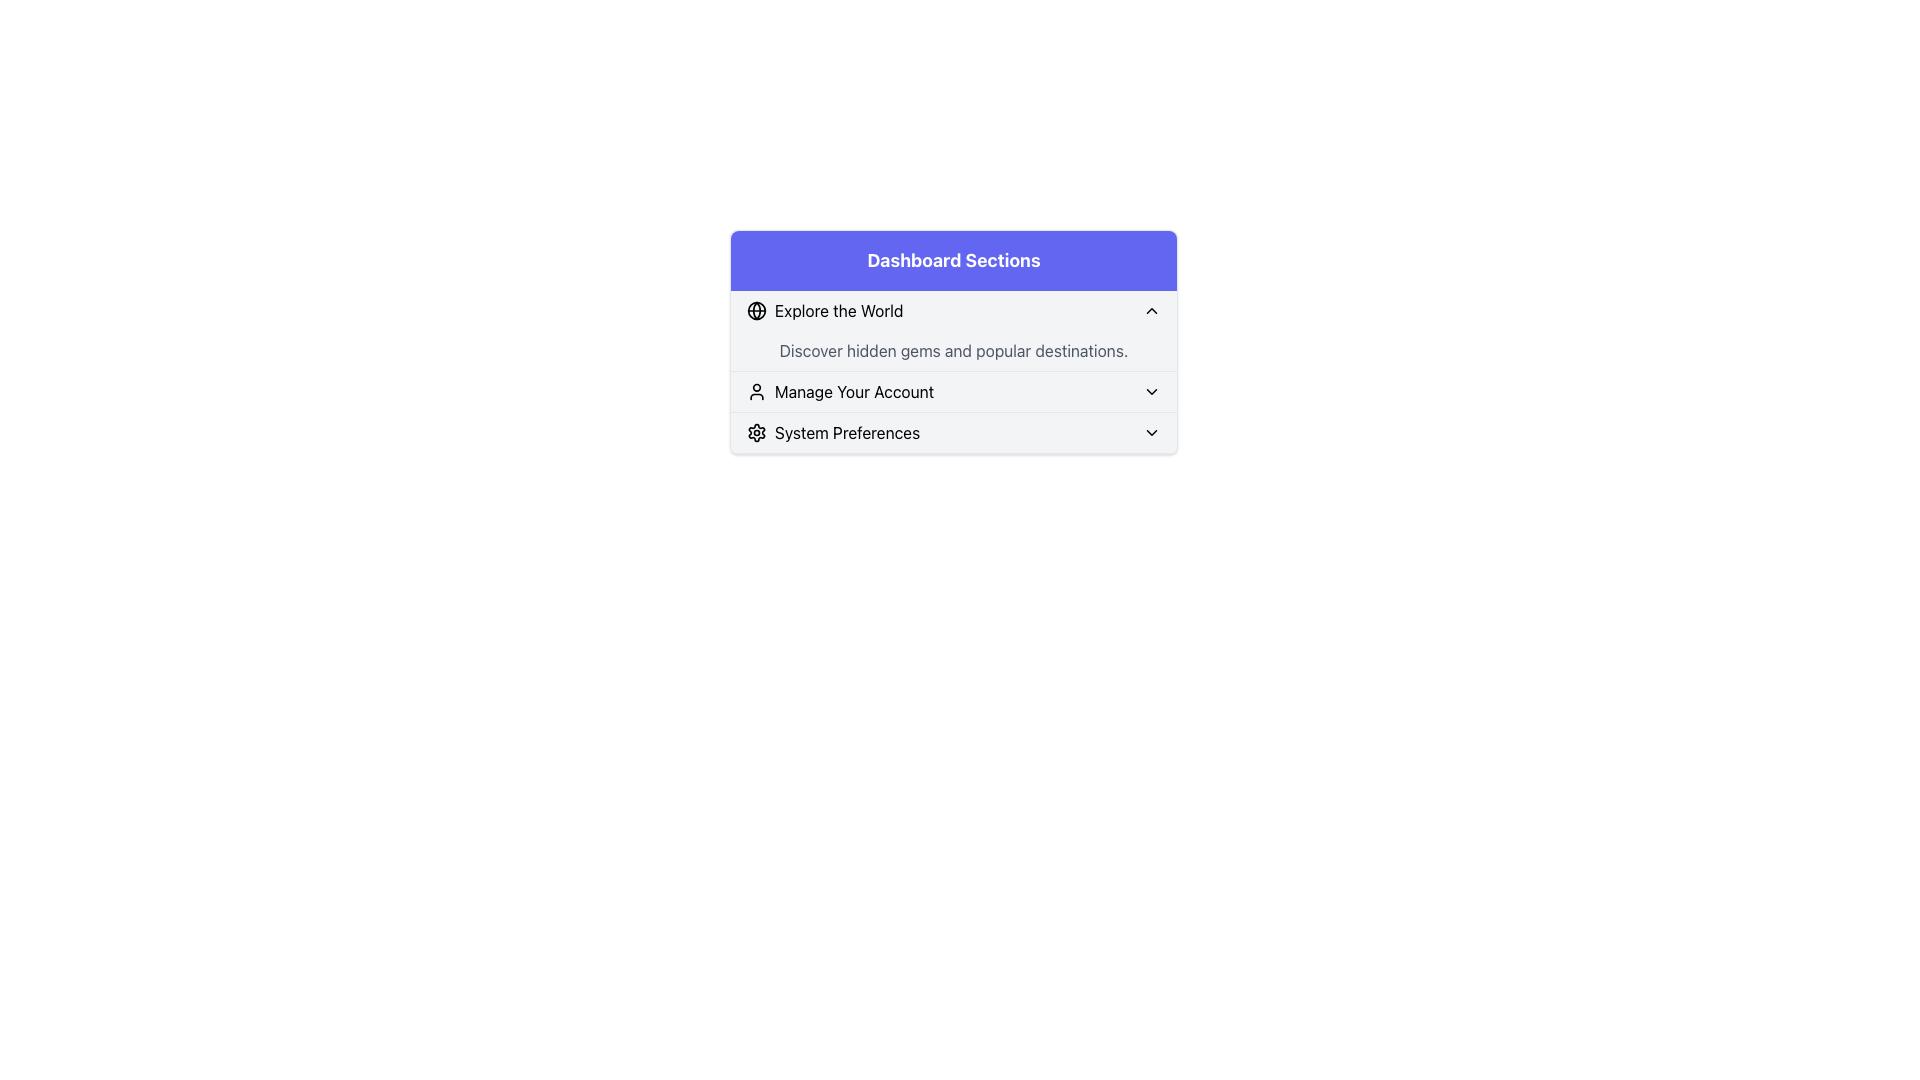 The width and height of the screenshot is (1920, 1080). Describe the element at coordinates (756, 431) in the screenshot. I see `the stylized gear icon located to the left of the 'System Preferences' text` at that location.